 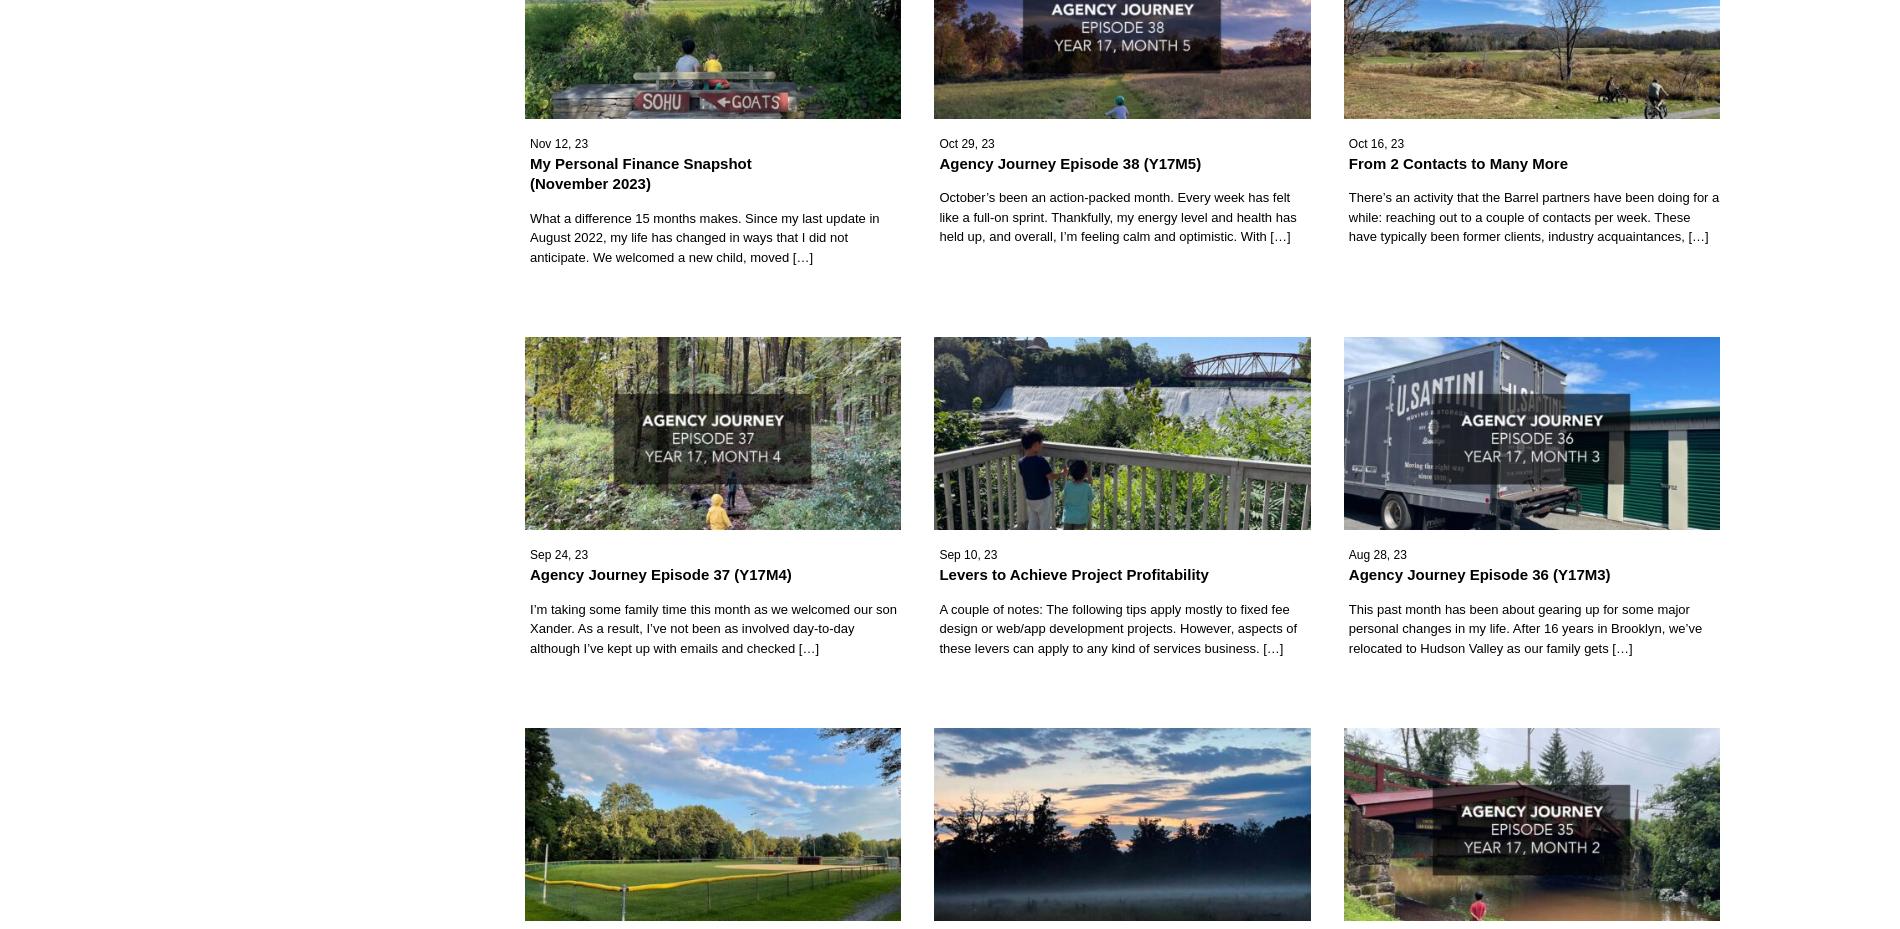 What do you see at coordinates (966, 143) in the screenshot?
I see `'Oct 29, 23'` at bounding box center [966, 143].